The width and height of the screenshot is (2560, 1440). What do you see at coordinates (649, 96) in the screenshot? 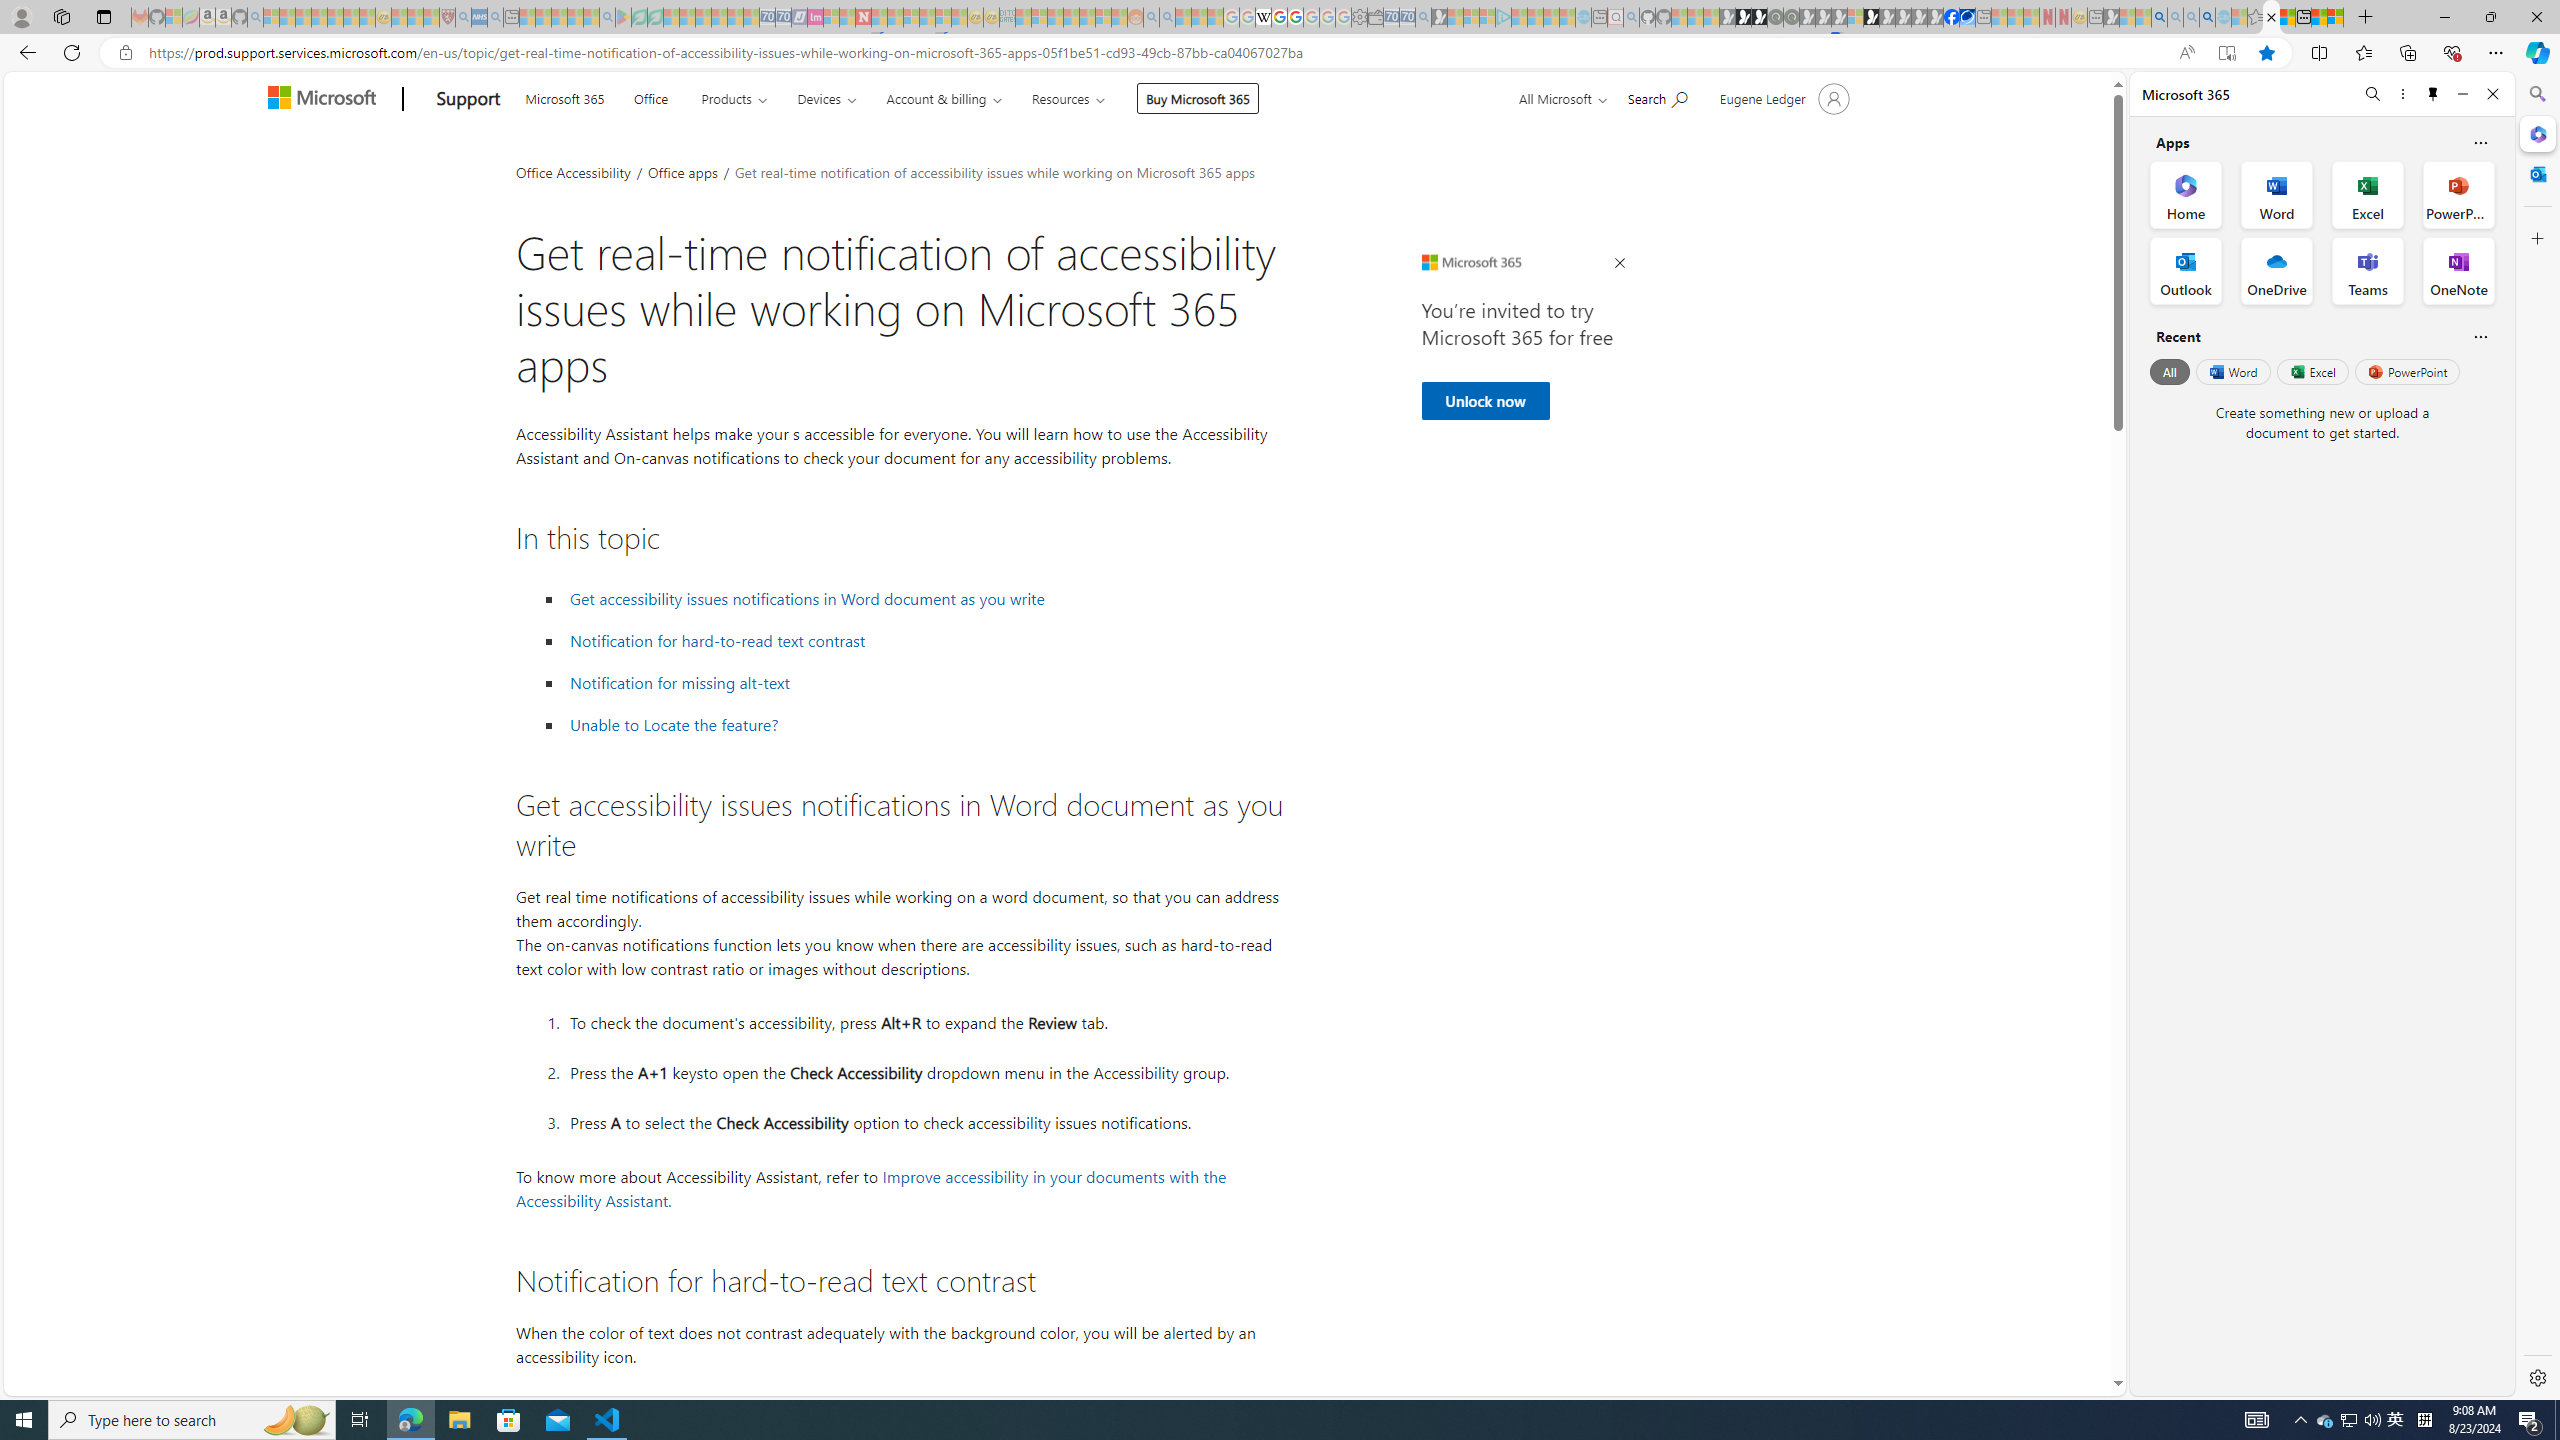
I see `'Office'` at bounding box center [649, 96].